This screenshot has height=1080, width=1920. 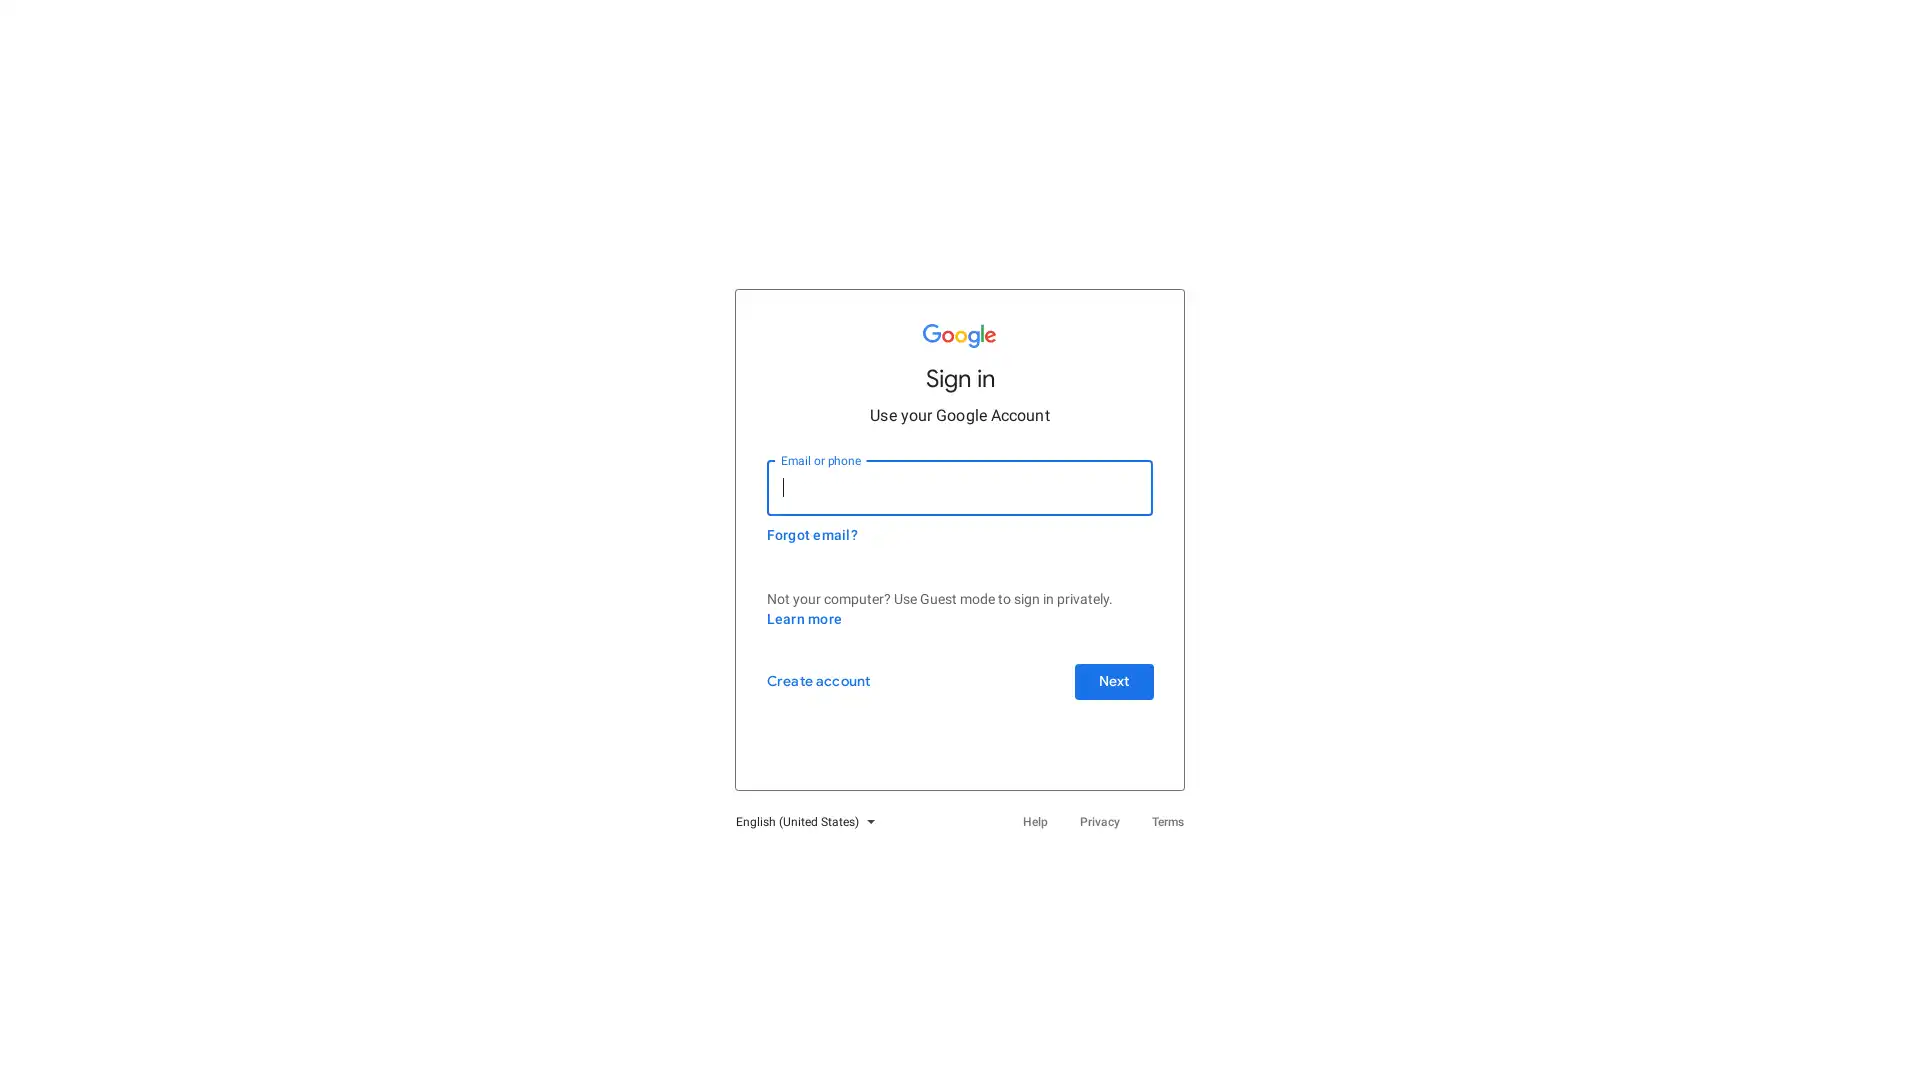 I want to click on Next, so click(x=1103, y=693).